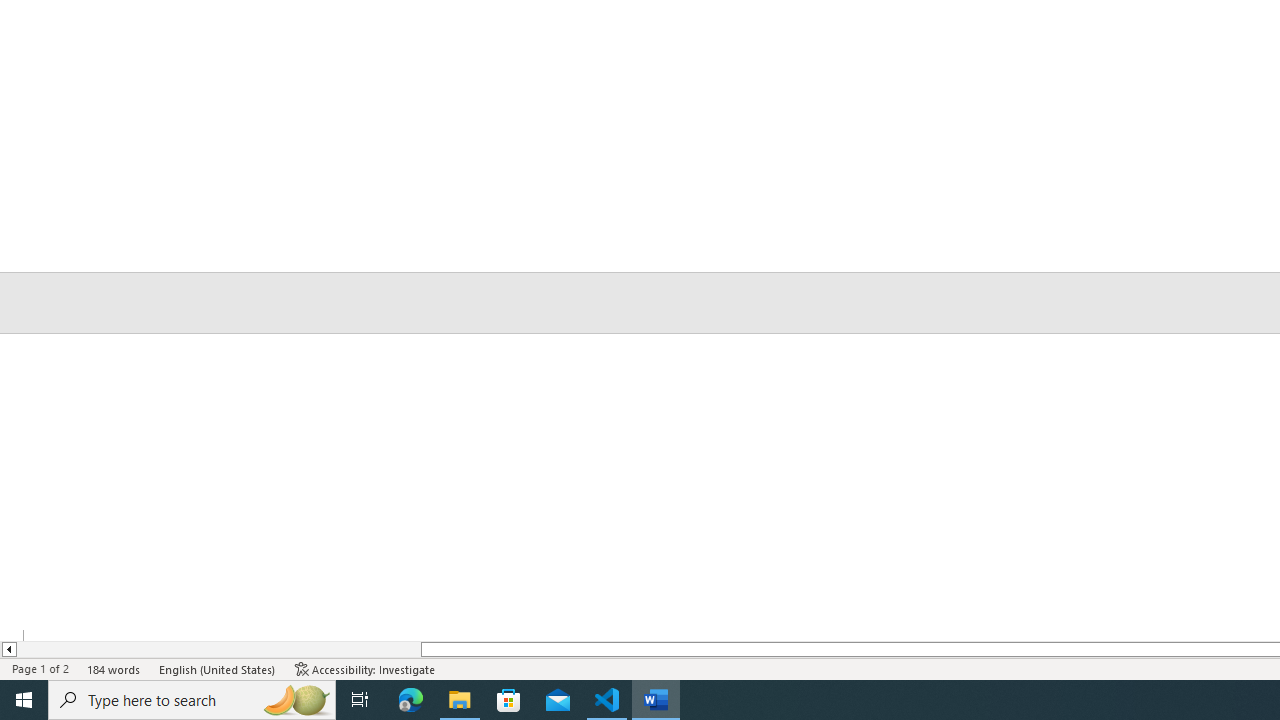 This screenshot has width=1280, height=720. What do you see at coordinates (218, 669) in the screenshot?
I see `'Language English (United States)'` at bounding box center [218, 669].